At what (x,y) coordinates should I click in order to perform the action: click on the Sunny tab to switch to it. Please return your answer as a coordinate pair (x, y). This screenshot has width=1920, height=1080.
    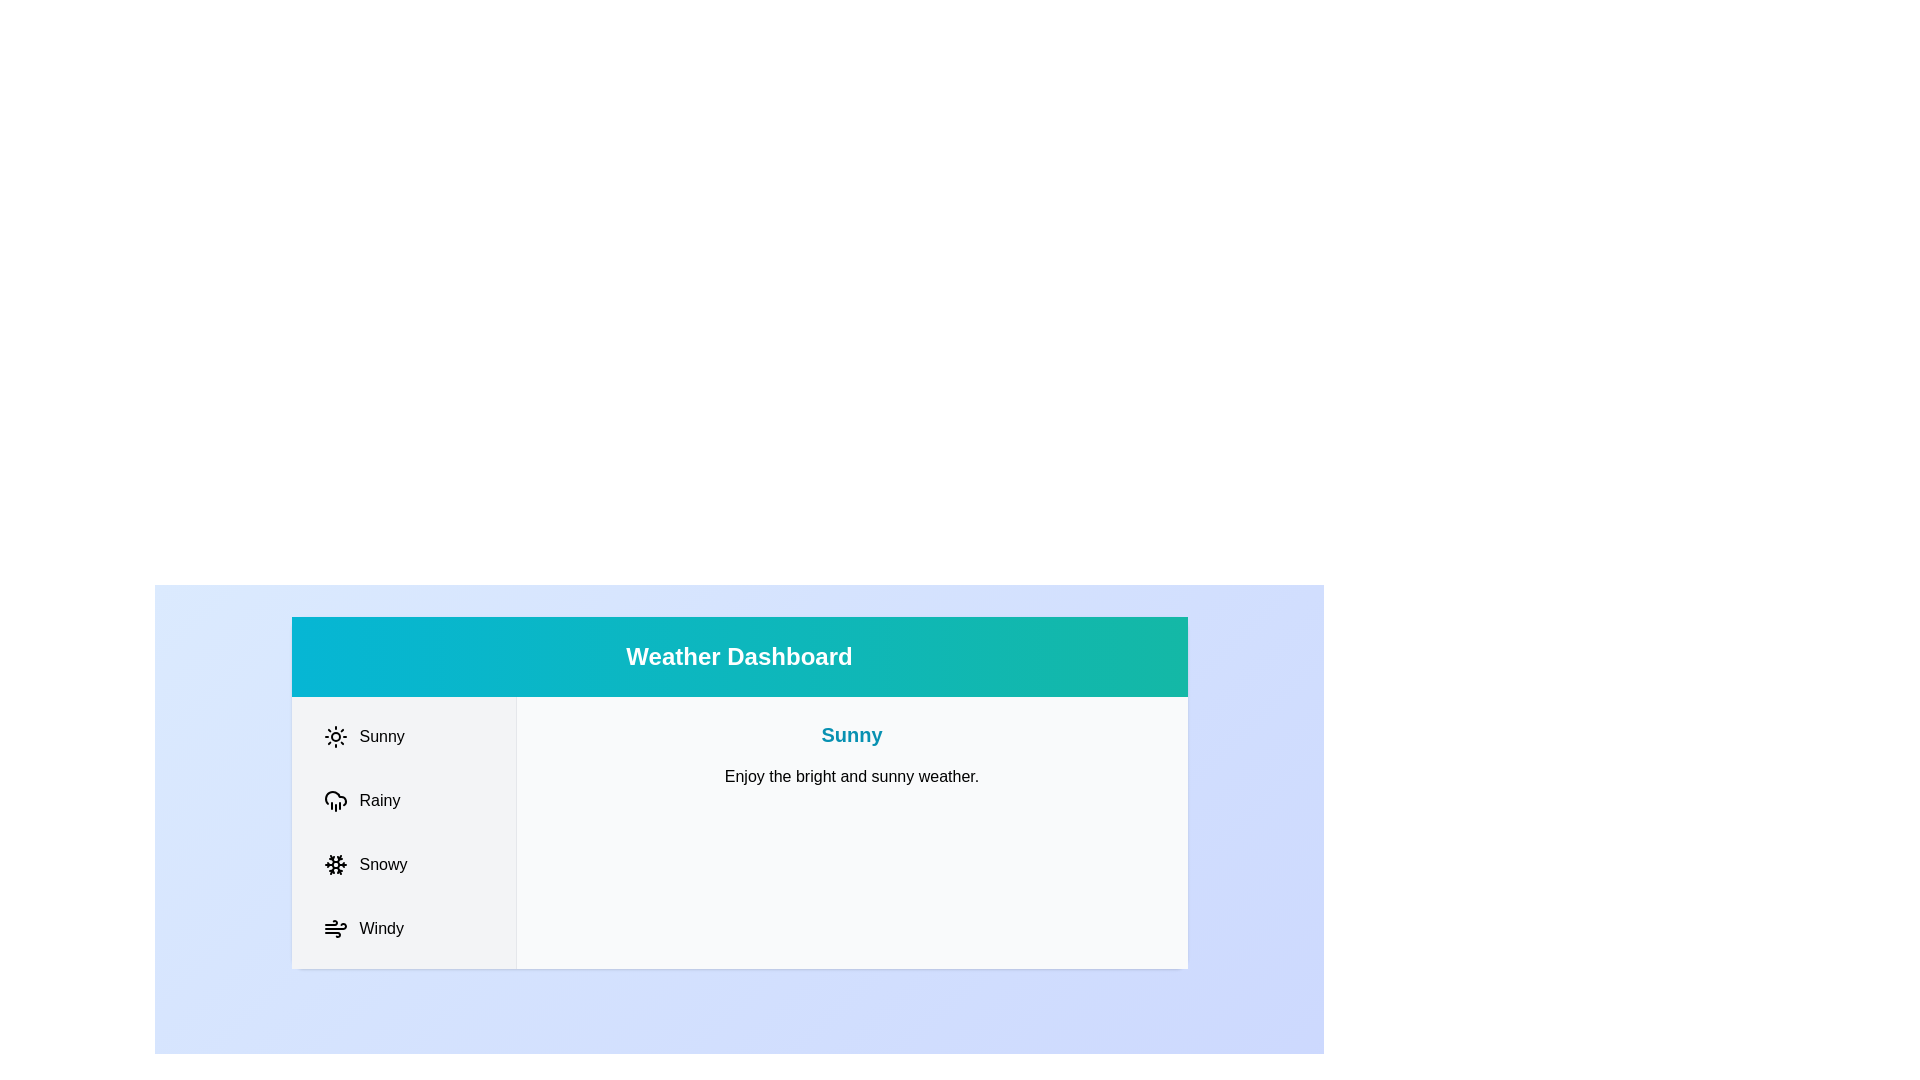
    Looking at the image, I should click on (402, 736).